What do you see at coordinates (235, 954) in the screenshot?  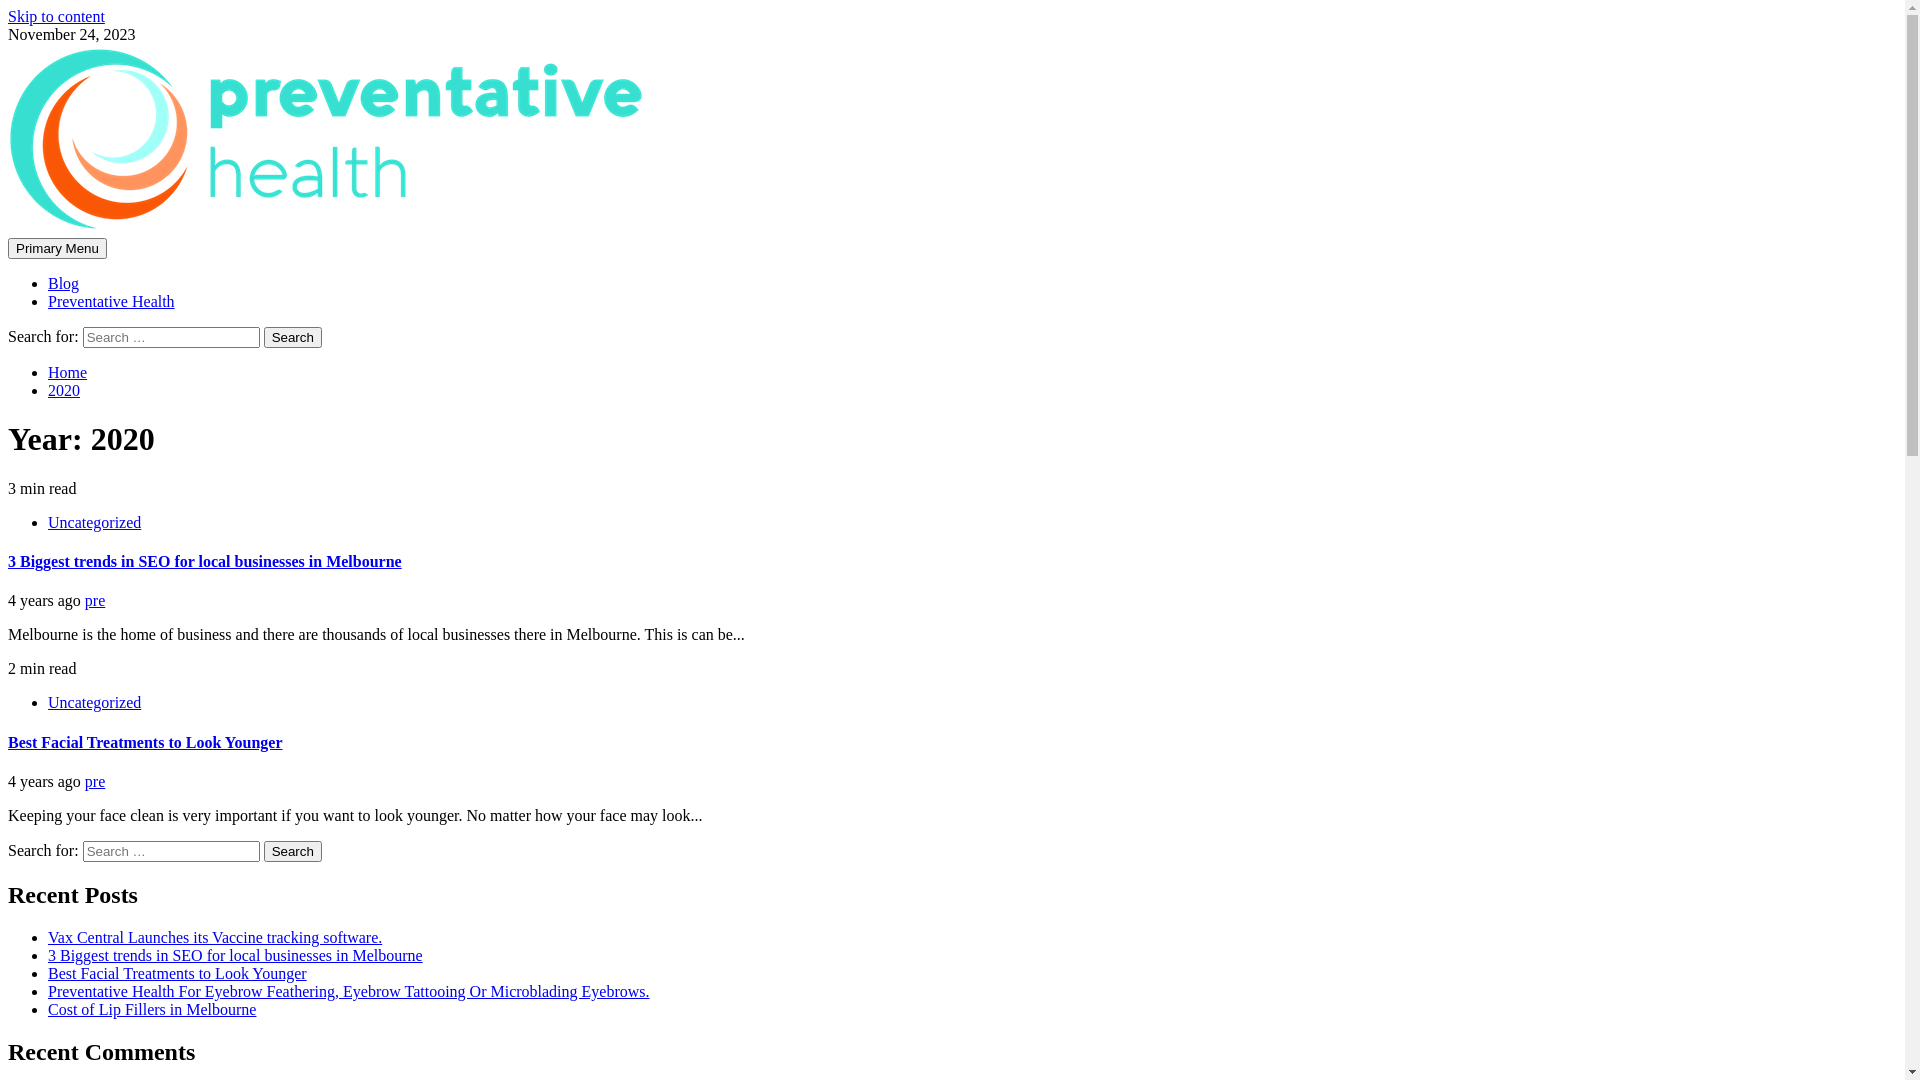 I see `'3 Biggest trends in SEO for local businesses in Melbourne'` at bounding box center [235, 954].